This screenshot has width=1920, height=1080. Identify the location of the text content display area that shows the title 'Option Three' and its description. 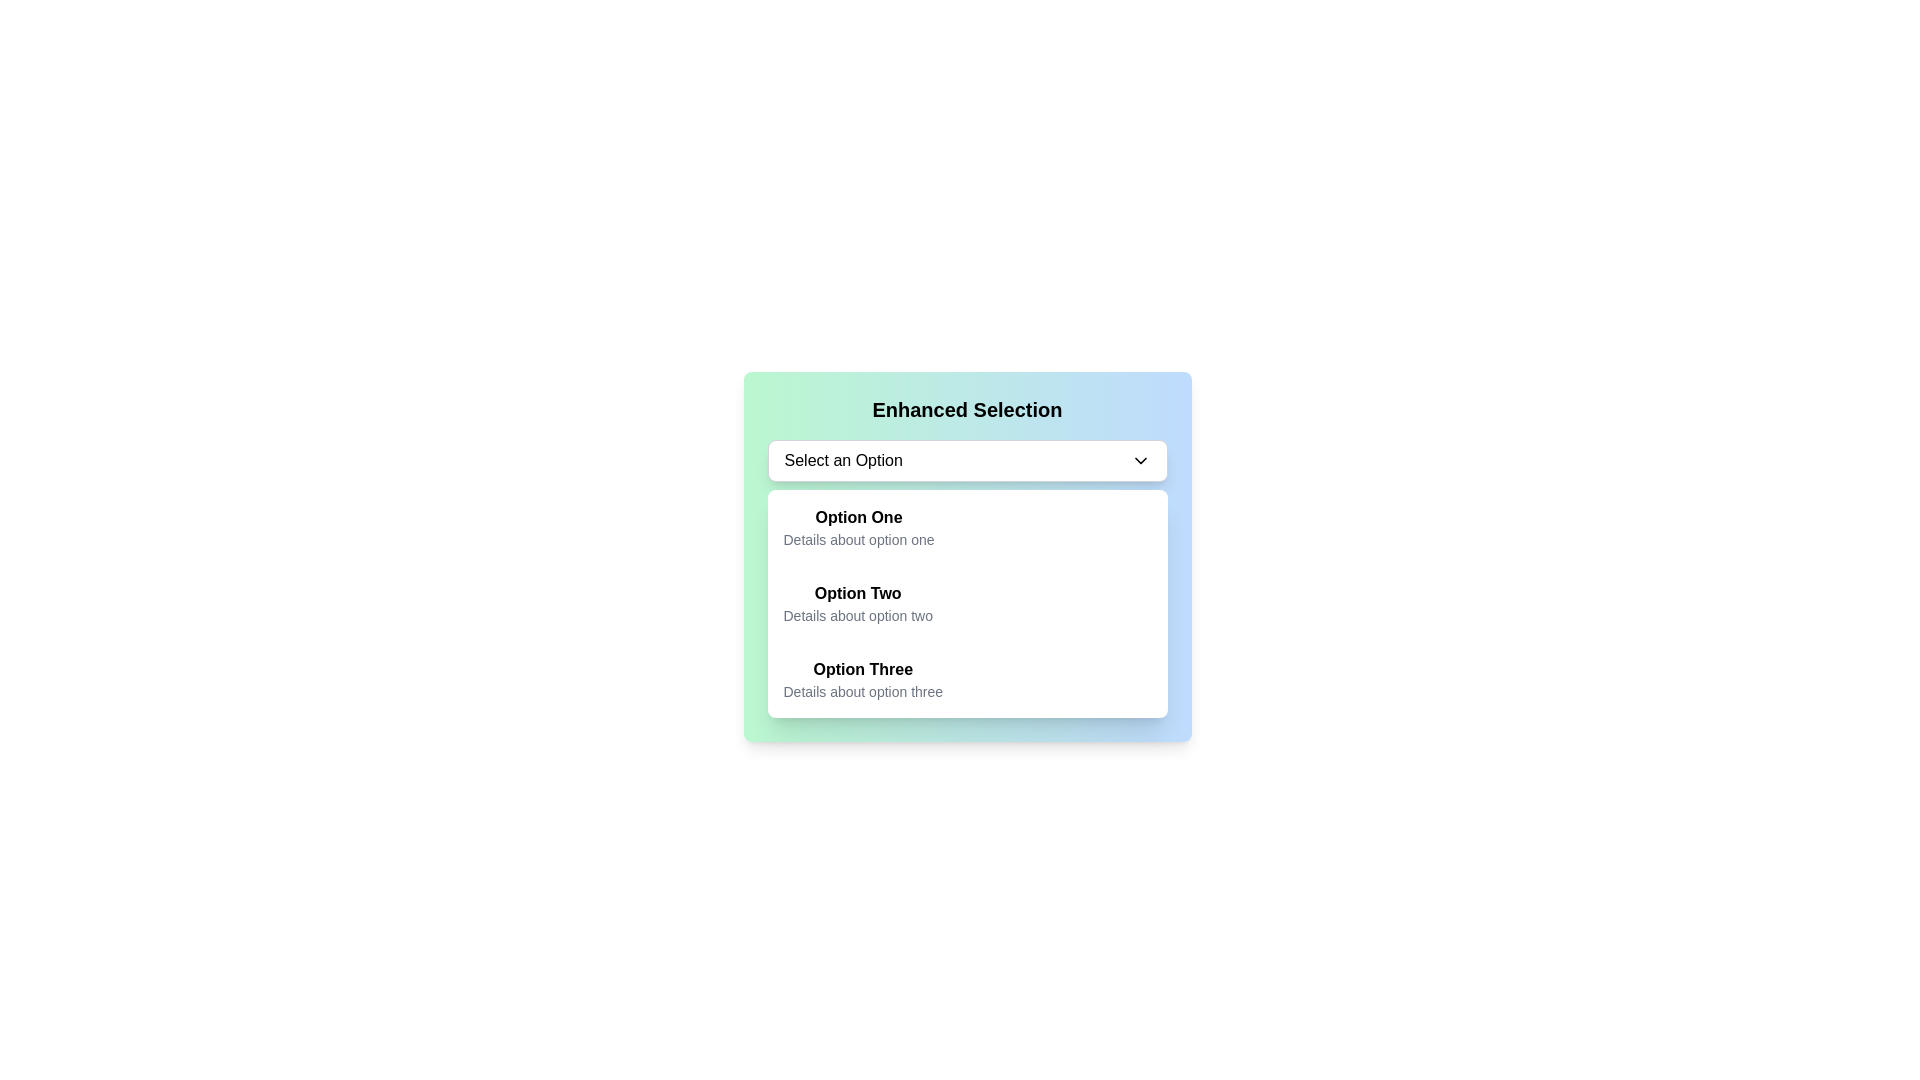
(863, 678).